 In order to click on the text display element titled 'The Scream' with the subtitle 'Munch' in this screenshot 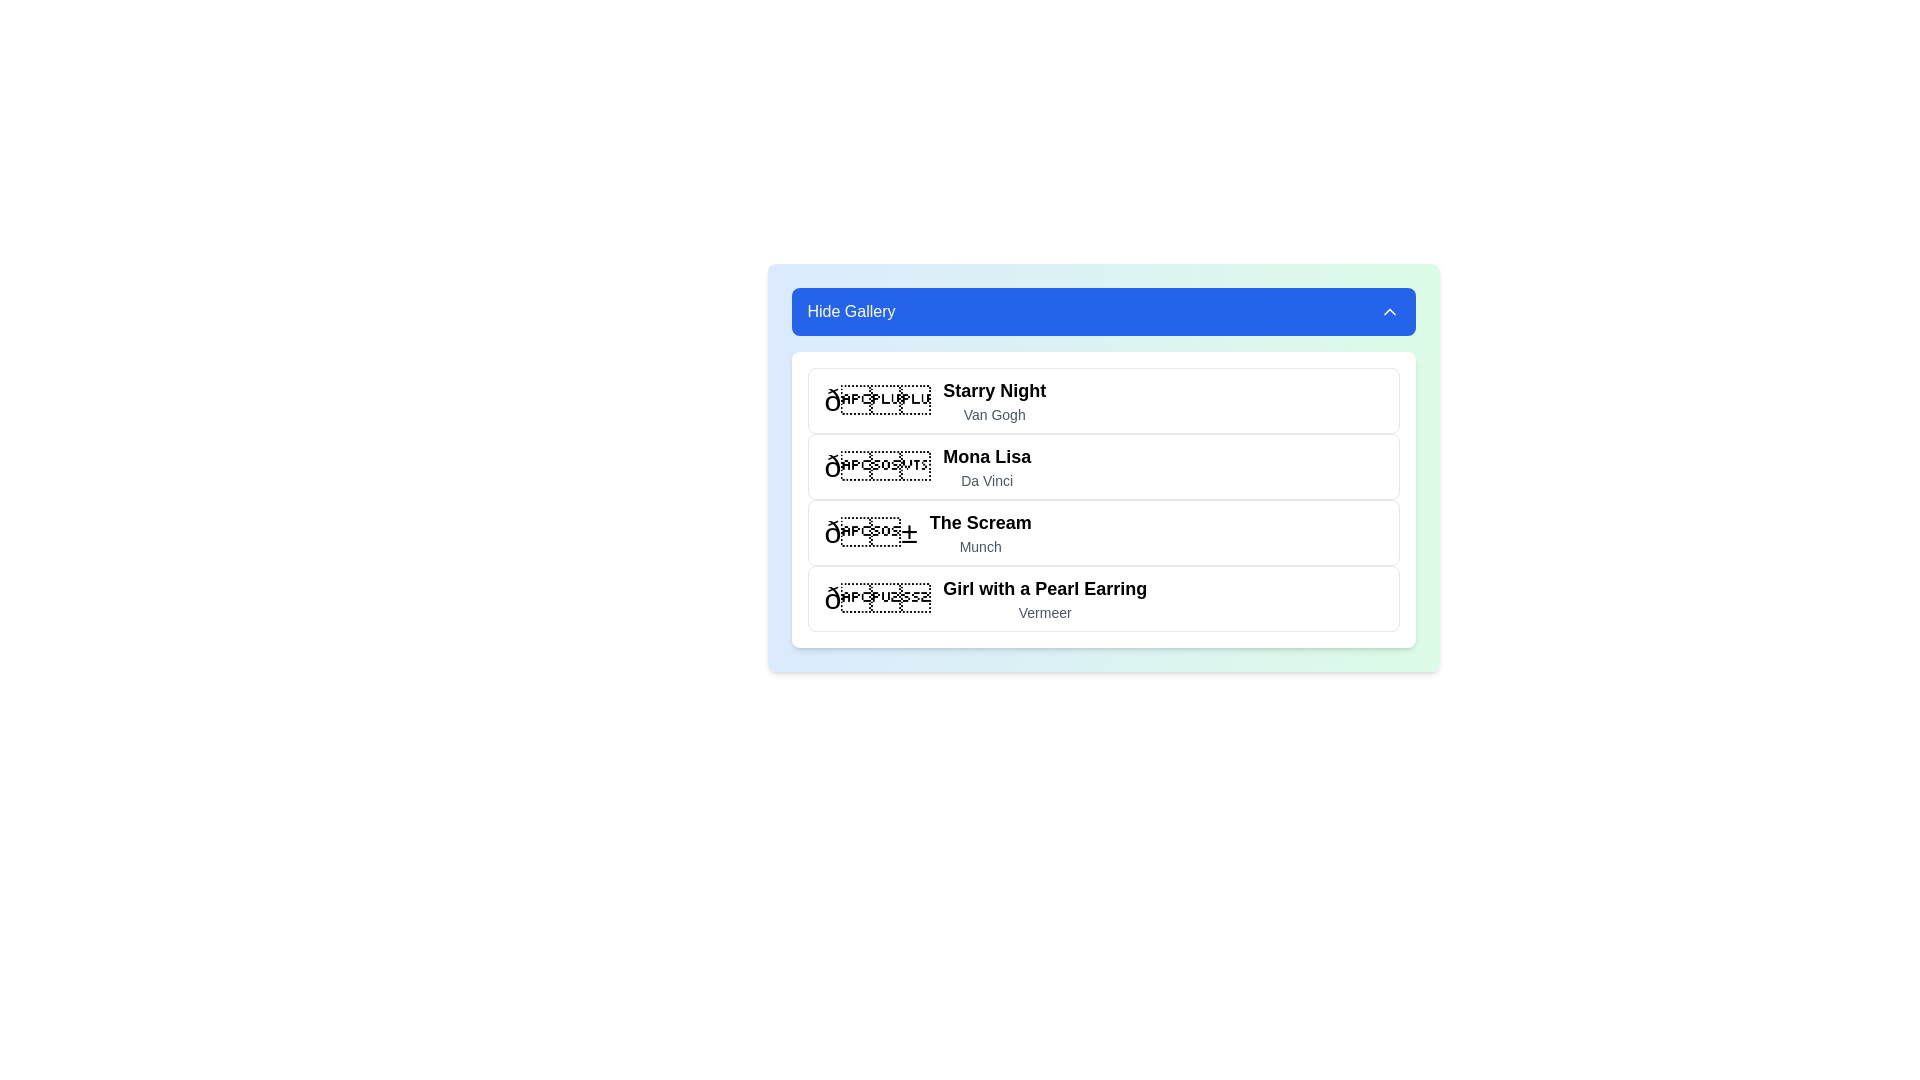, I will do `click(980, 531)`.